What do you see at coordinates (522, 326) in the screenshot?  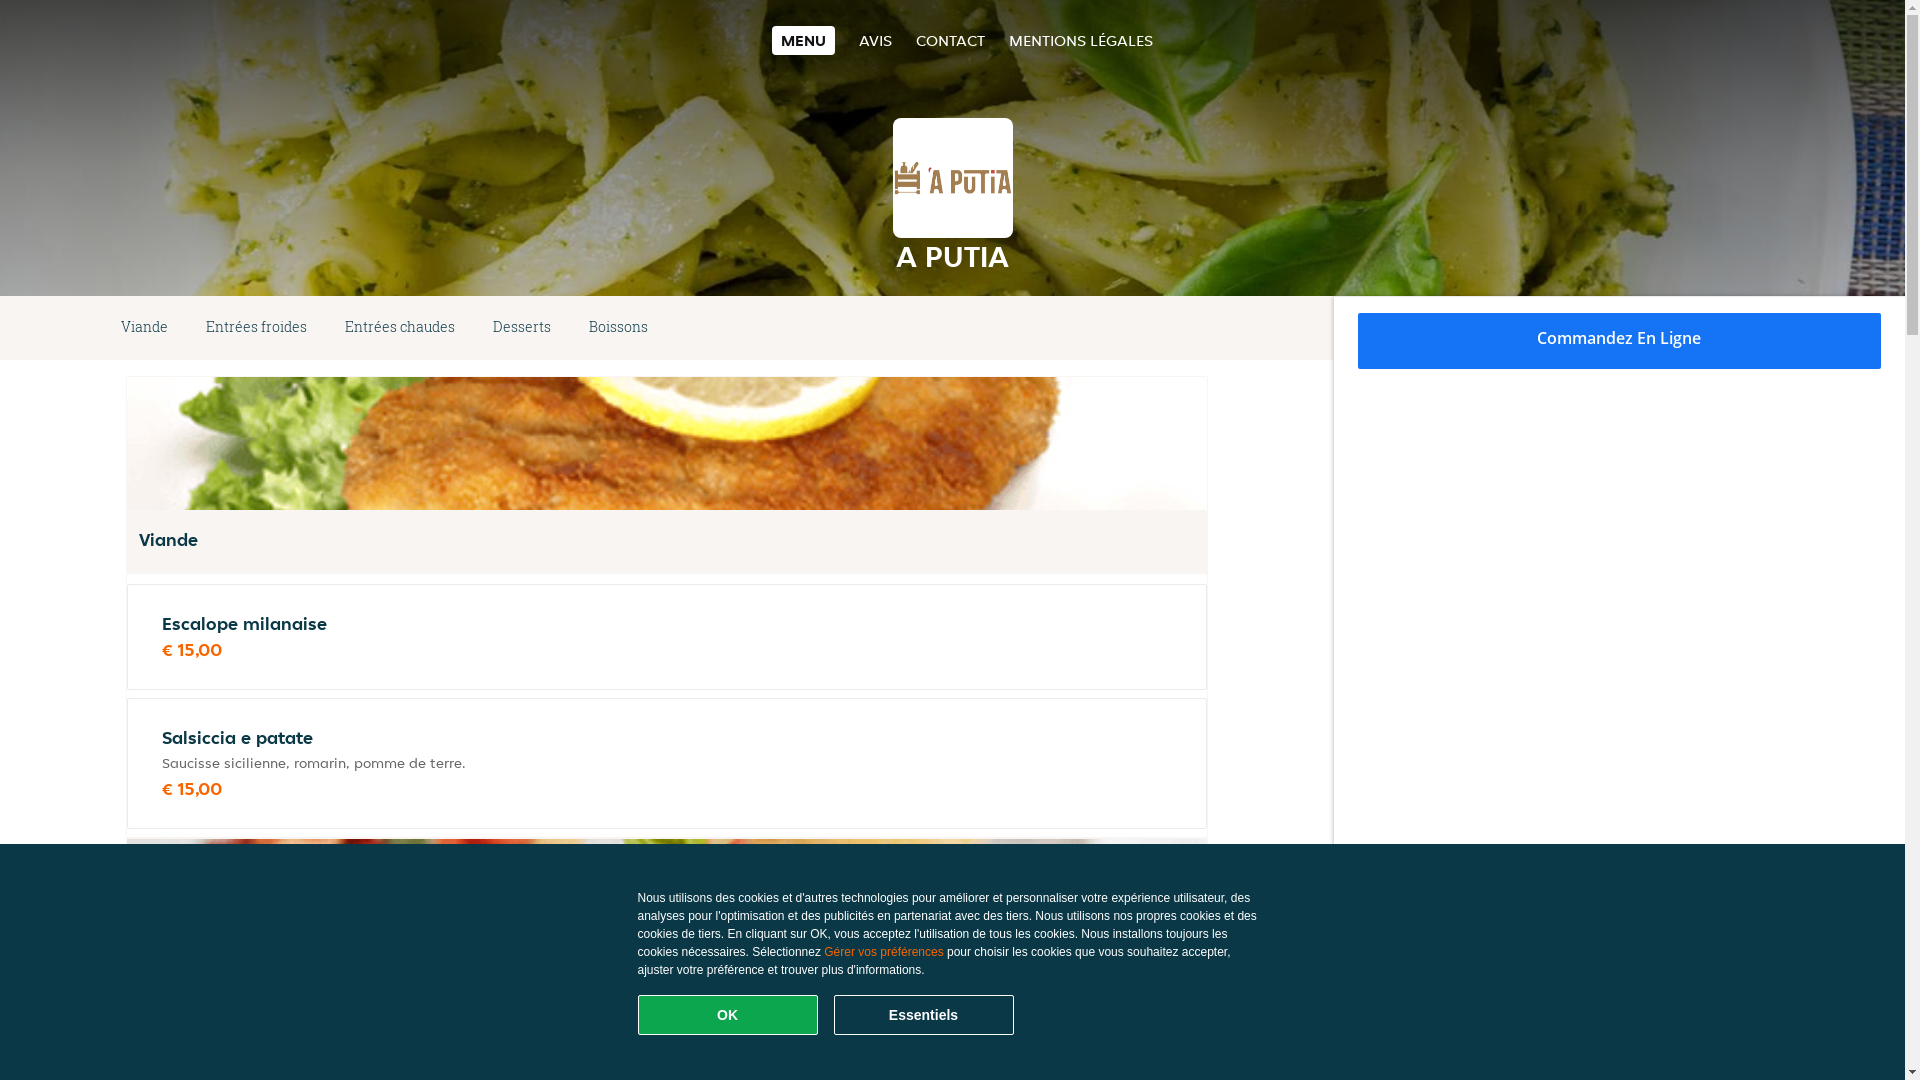 I see `'Desserts'` at bounding box center [522, 326].